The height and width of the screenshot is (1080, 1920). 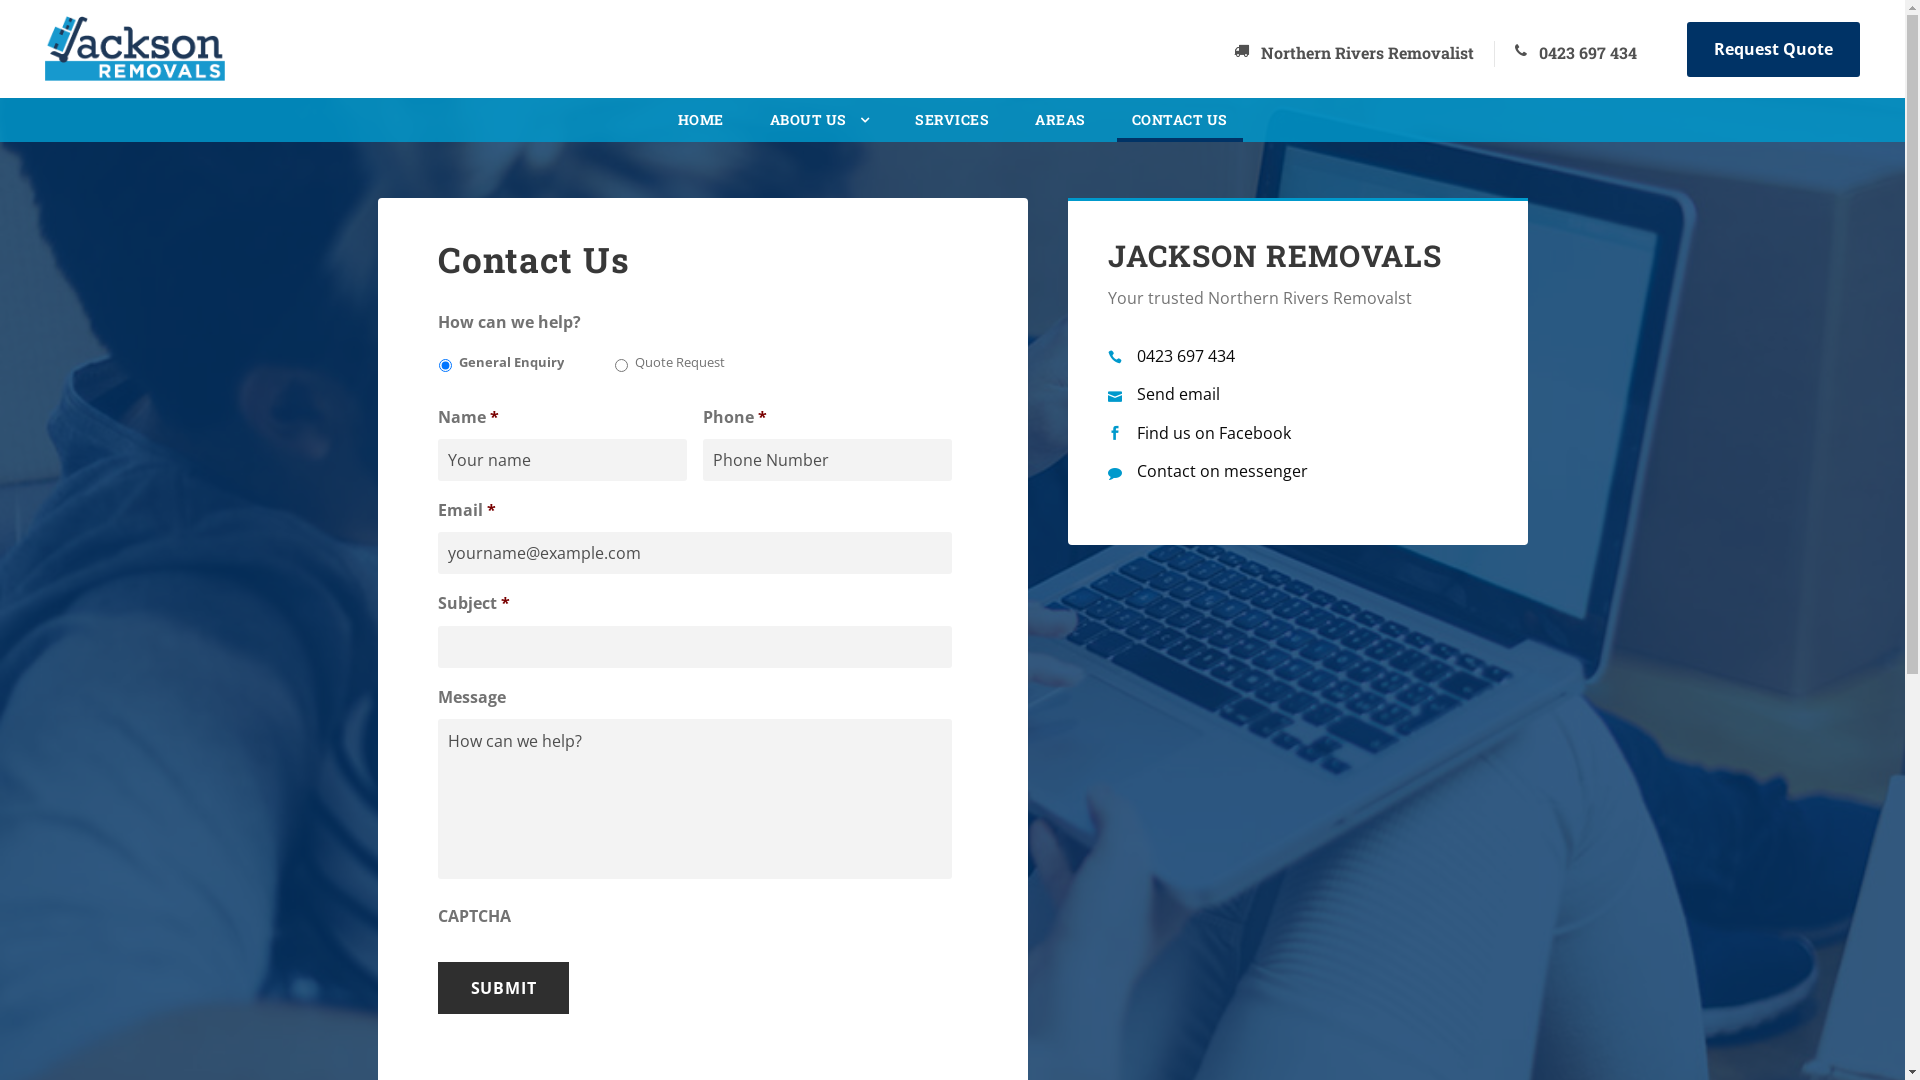 I want to click on 'AREAS', so click(x=1035, y=124).